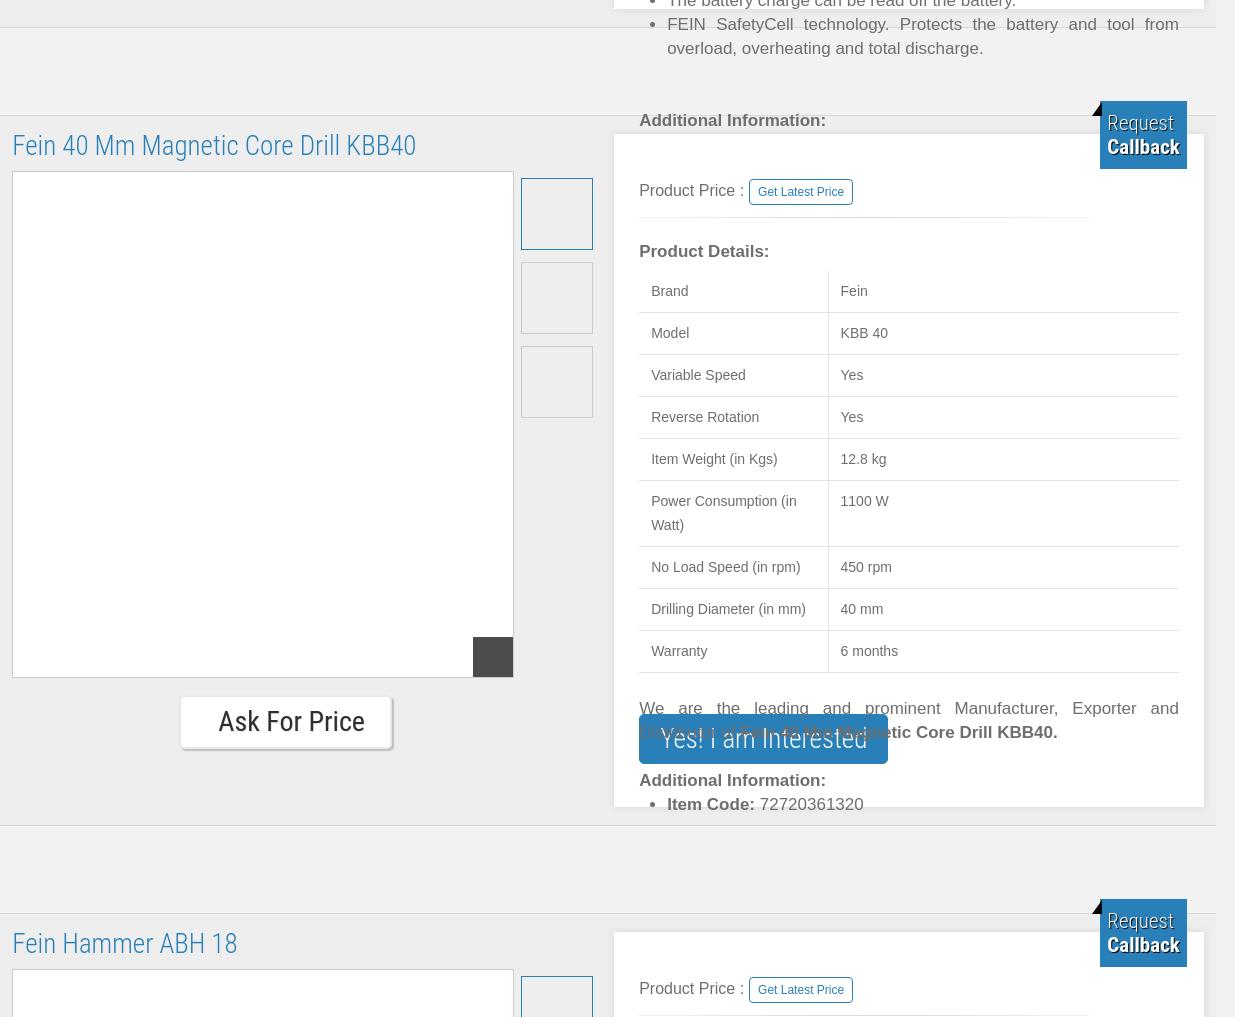 The image size is (1235, 1017). Describe the element at coordinates (713, 457) in the screenshot. I see `'Item Weight (in Kgs)'` at that location.